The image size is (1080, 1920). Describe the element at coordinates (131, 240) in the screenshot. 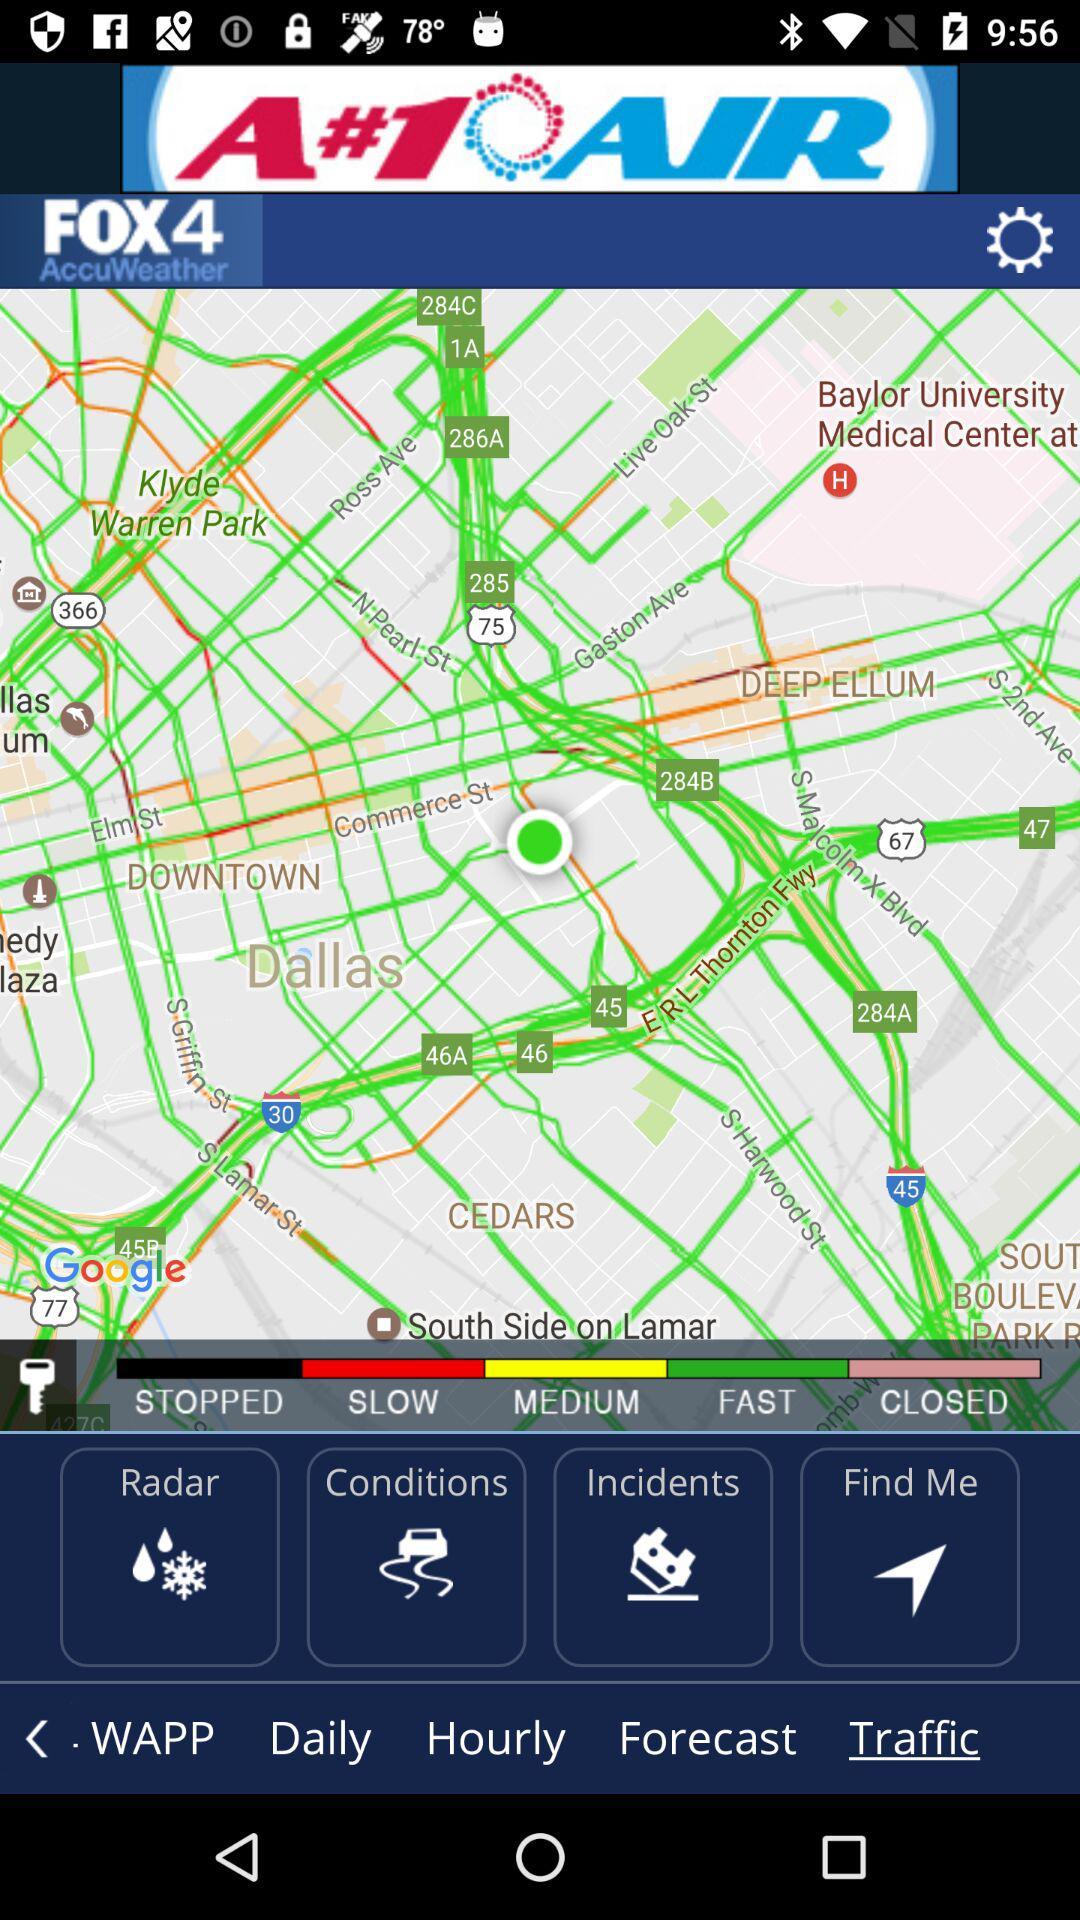

I see `item at the top left corner` at that location.